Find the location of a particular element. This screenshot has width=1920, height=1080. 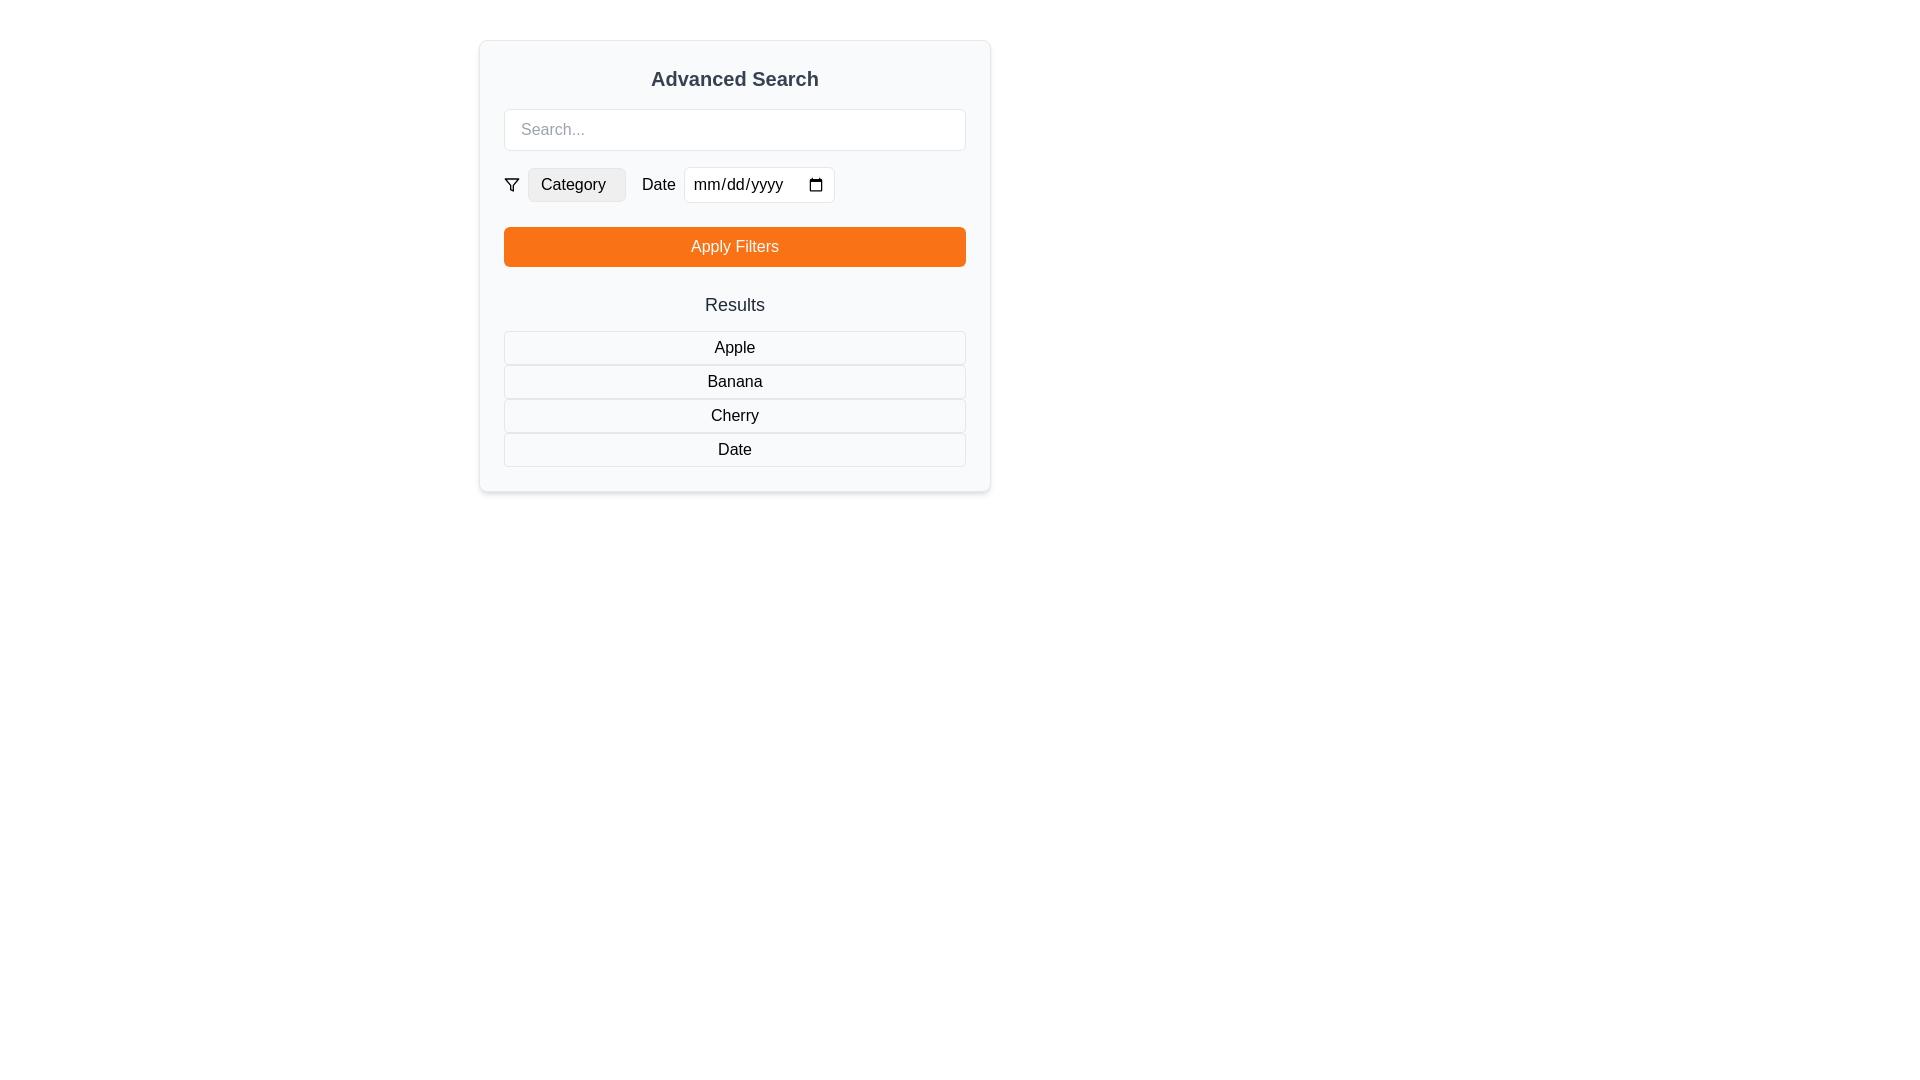

the header Text Label indicating the advanced search feature, which is the first element in a bordered, rounded, and shadowed box above the search input field is located at coordinates (733, 77).